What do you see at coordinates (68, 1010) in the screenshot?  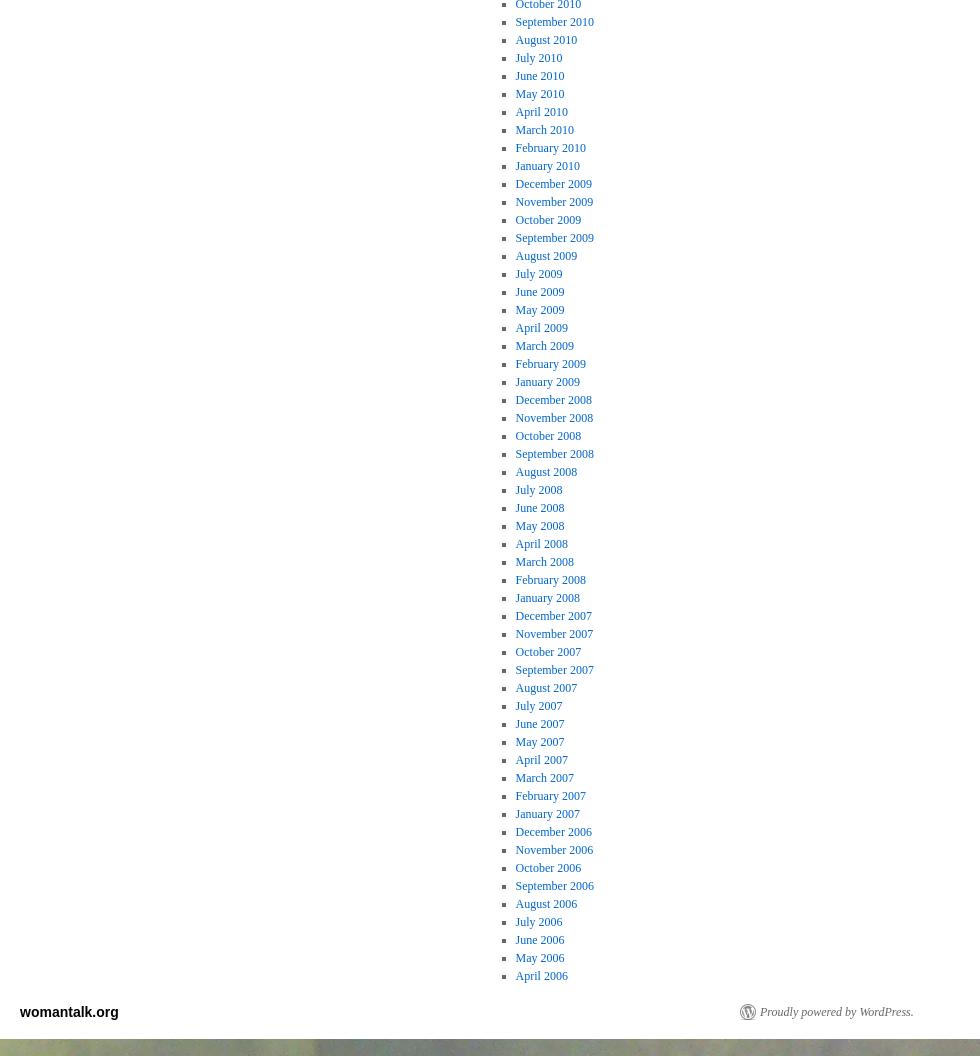 I see `'womantalk.org'` at bounding box center [68, 1010].